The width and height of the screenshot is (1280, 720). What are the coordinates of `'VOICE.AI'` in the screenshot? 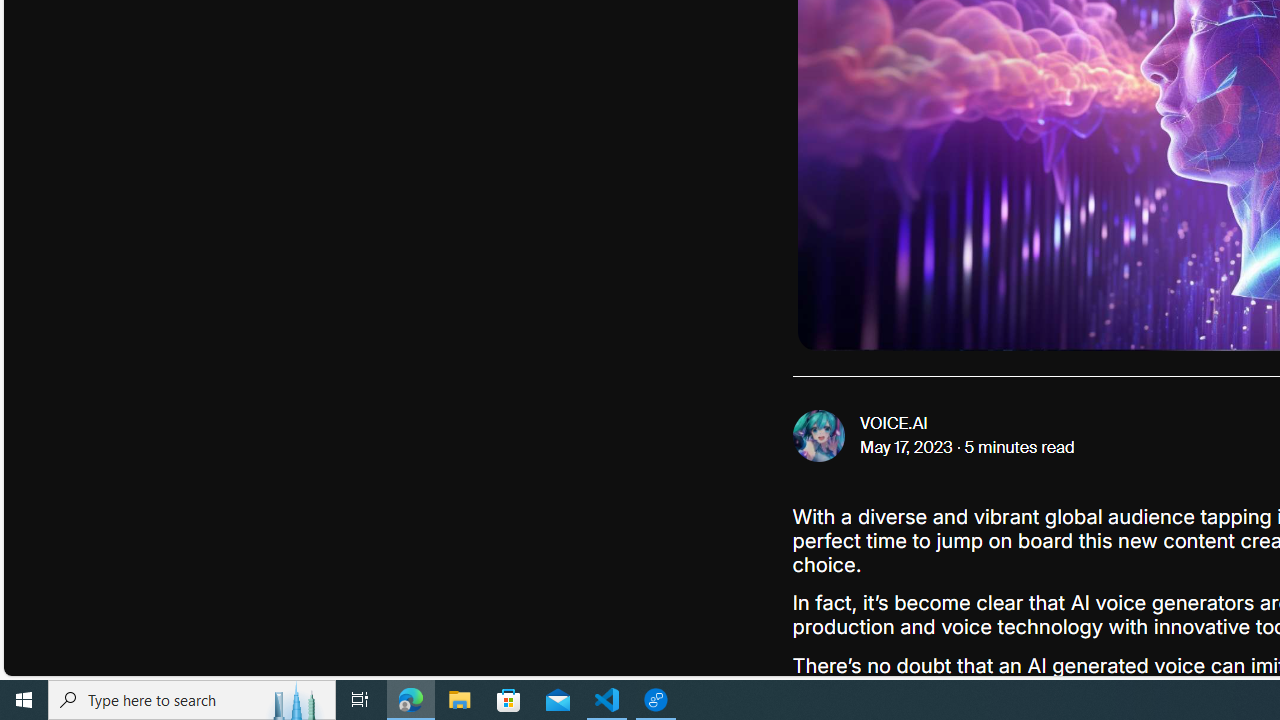 It's located at (893, 423).